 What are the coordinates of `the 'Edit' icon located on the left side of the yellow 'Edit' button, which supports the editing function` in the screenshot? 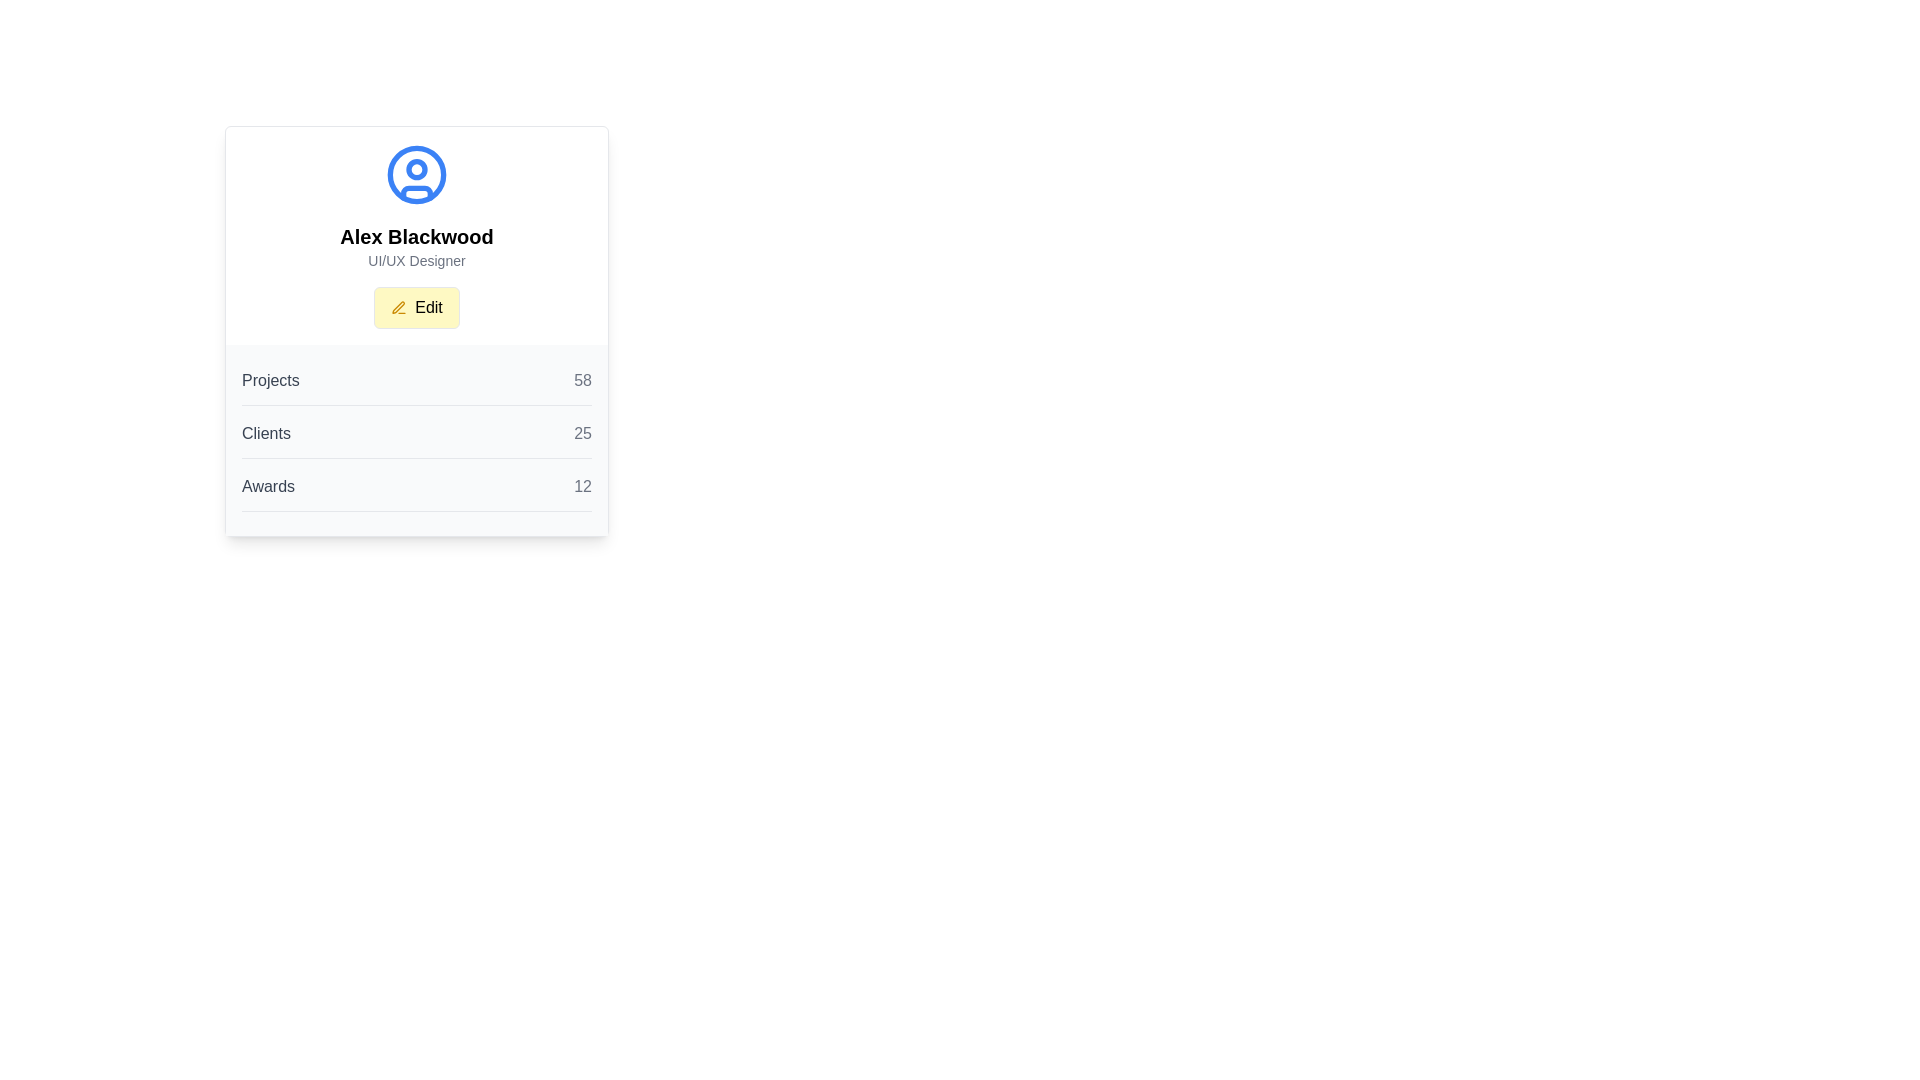 It's located at (399, 308).